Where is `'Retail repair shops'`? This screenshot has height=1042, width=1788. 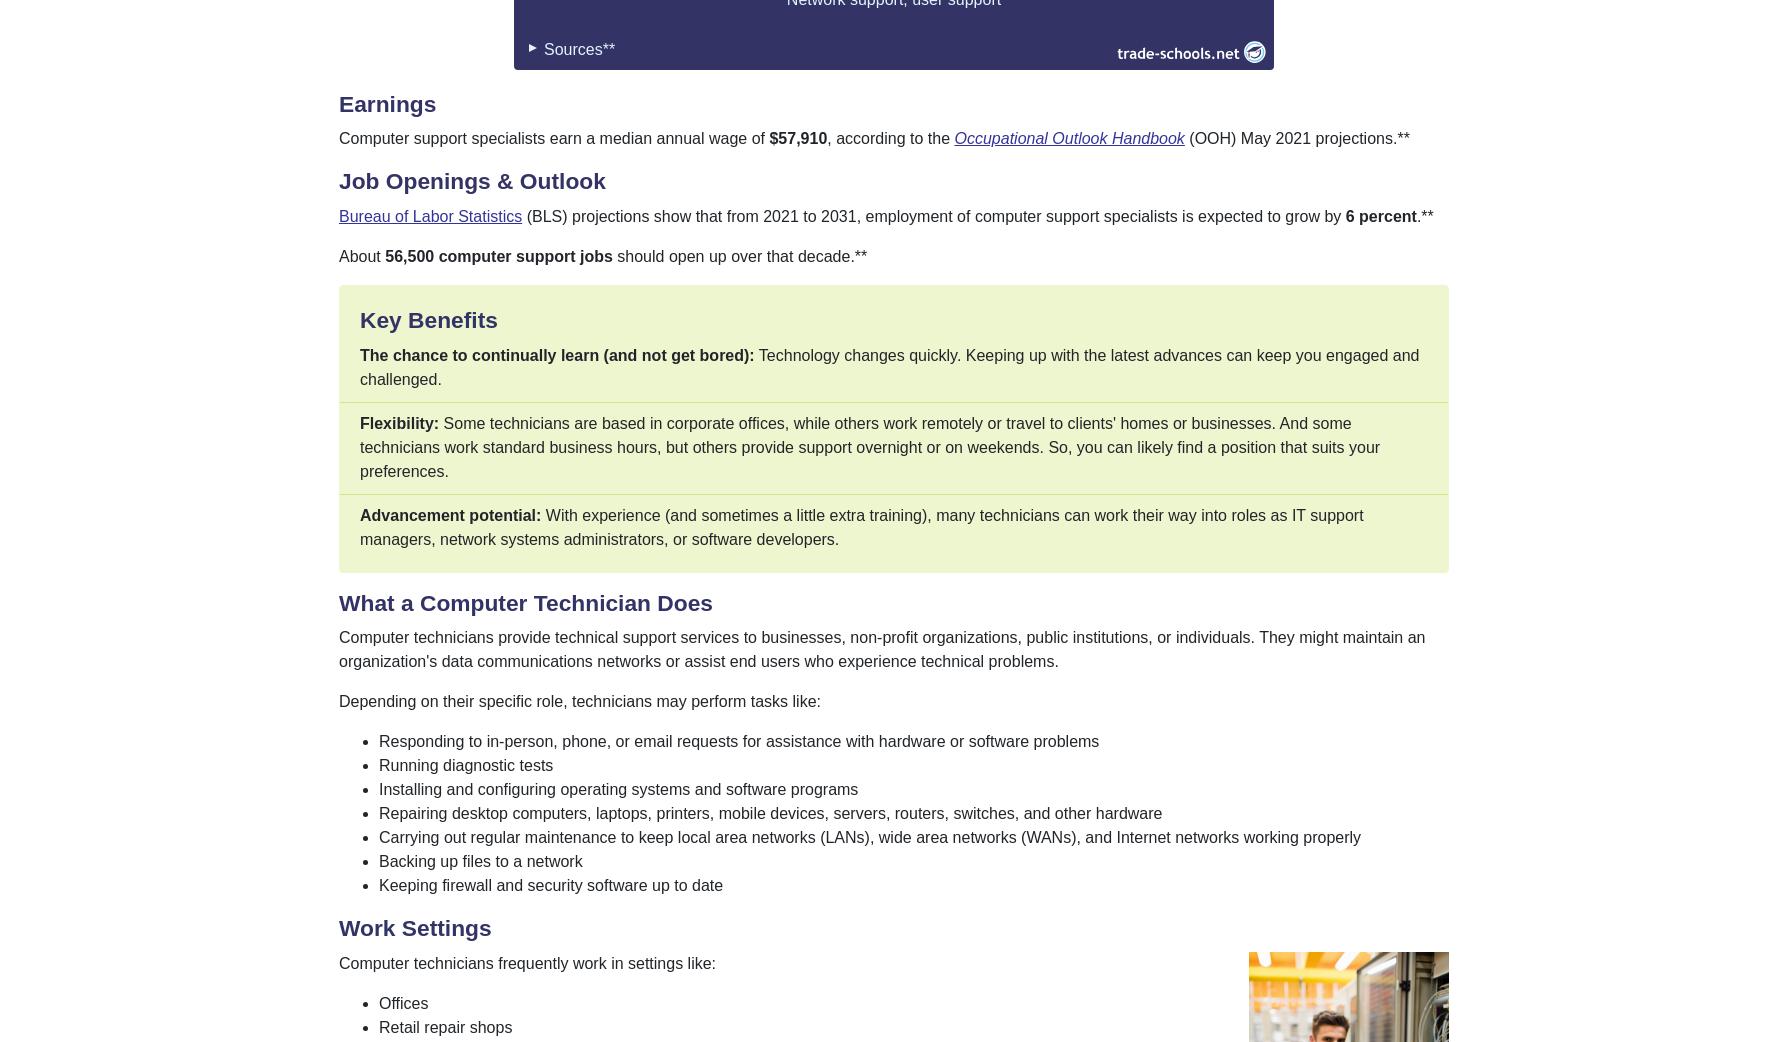 'Retail repair shops' is located at coordinates (444, 1026).